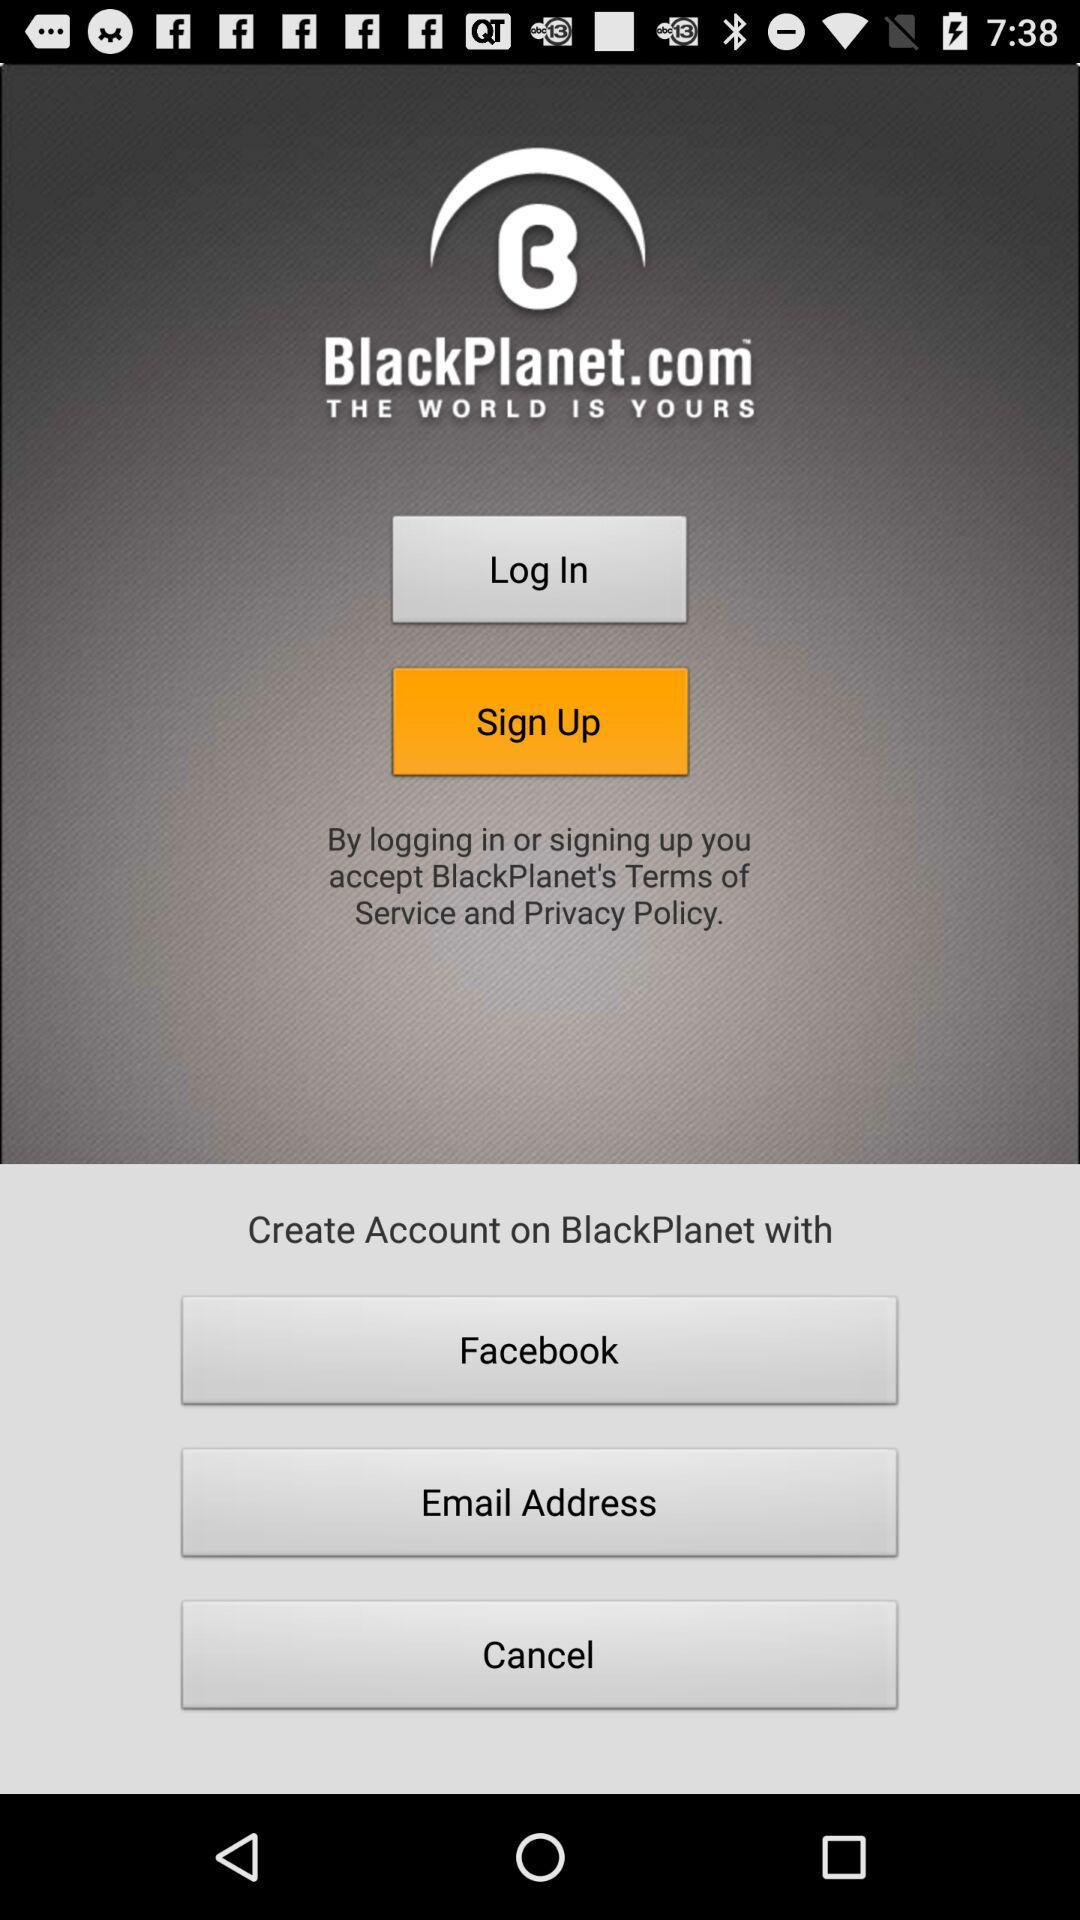 The image size is (1080, 1920). I want to click on email address icon, so click(540, 1508).